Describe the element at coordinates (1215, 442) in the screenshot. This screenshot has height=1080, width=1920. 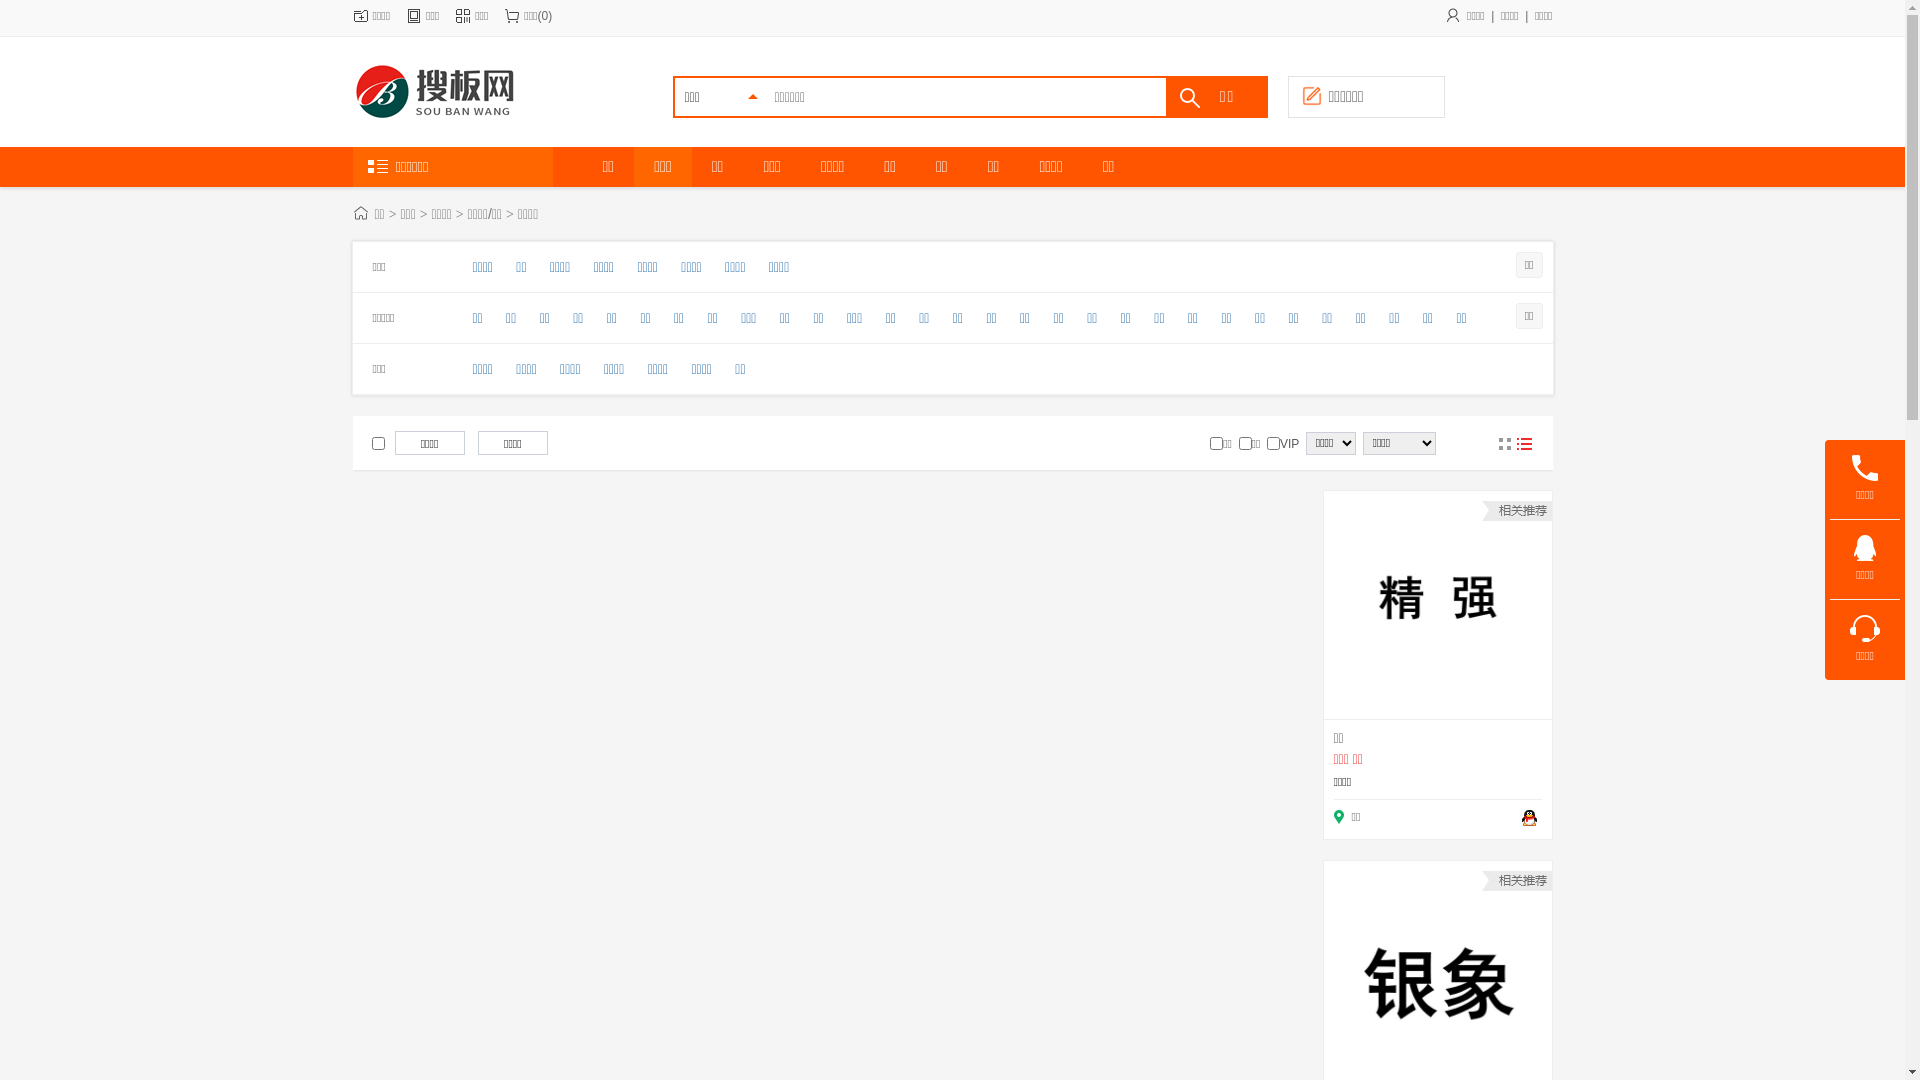
I see `'on'` at that location.